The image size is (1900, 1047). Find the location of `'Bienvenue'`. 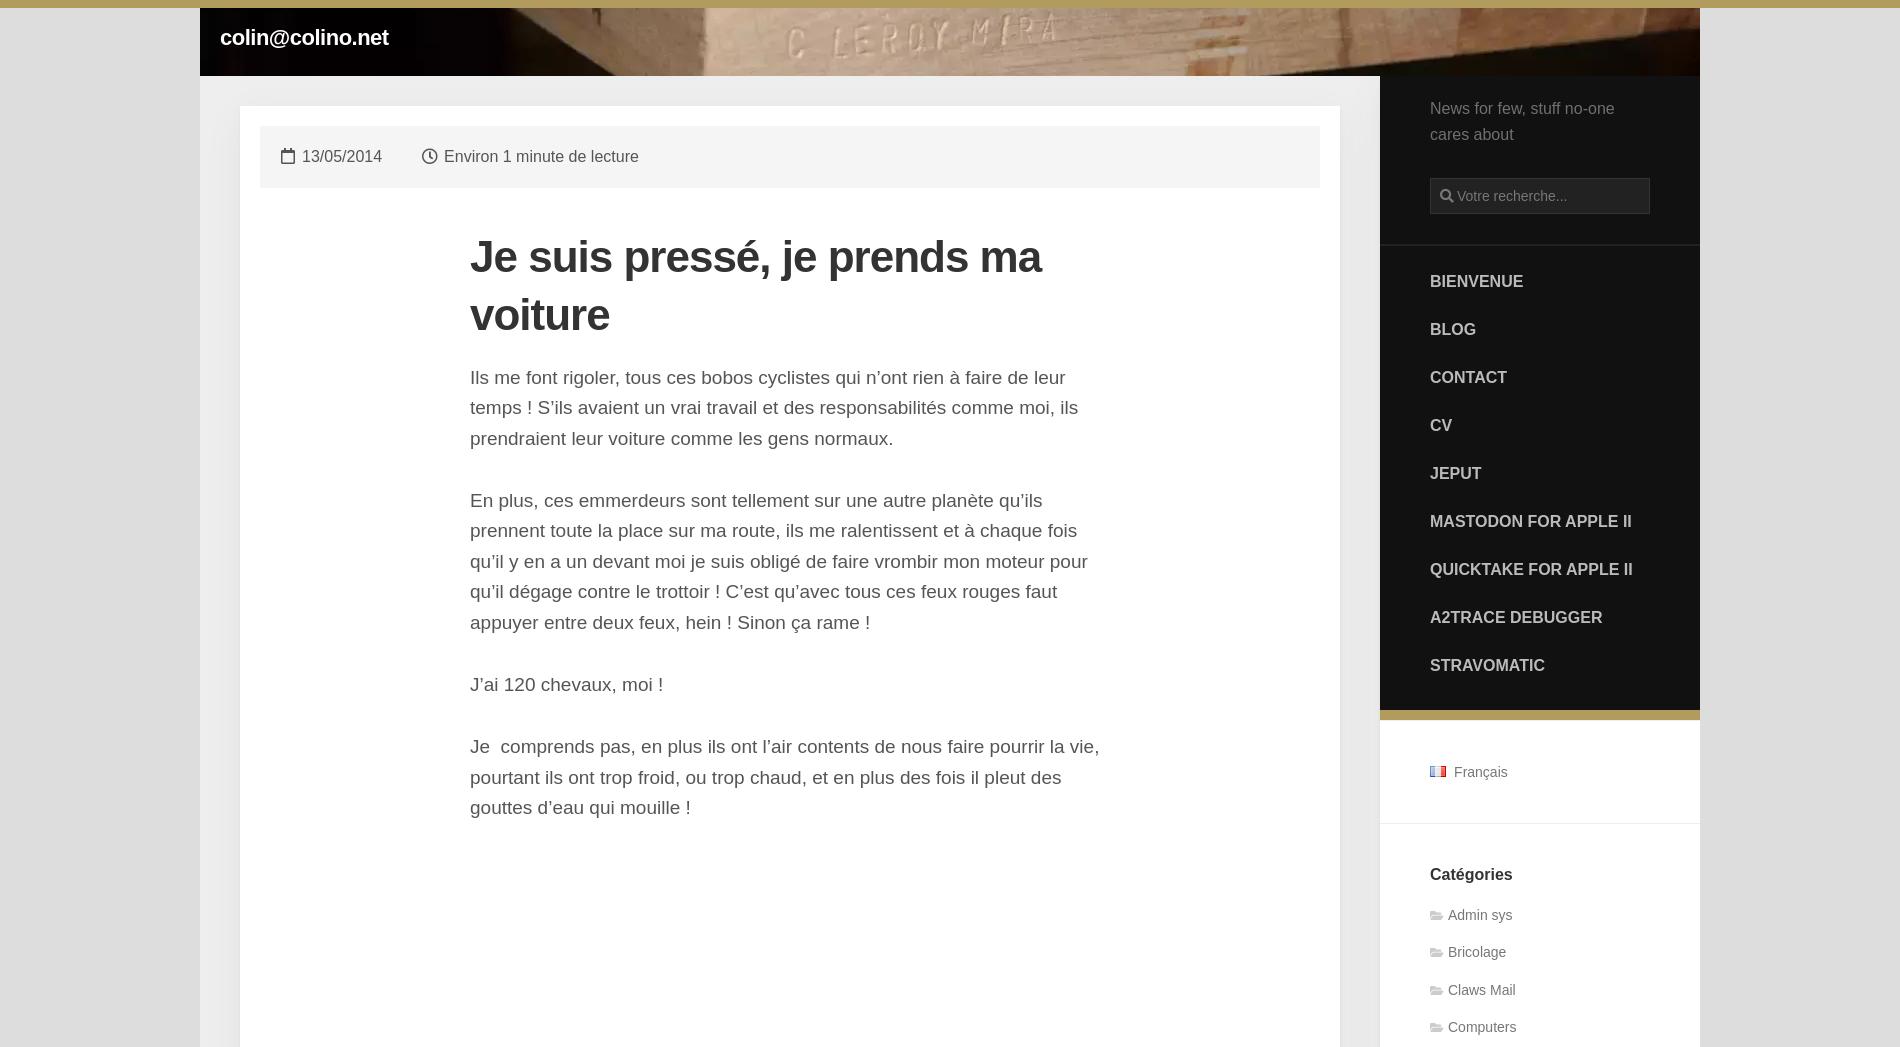

'Bienvenue' is located at coordinates (1476, 280).